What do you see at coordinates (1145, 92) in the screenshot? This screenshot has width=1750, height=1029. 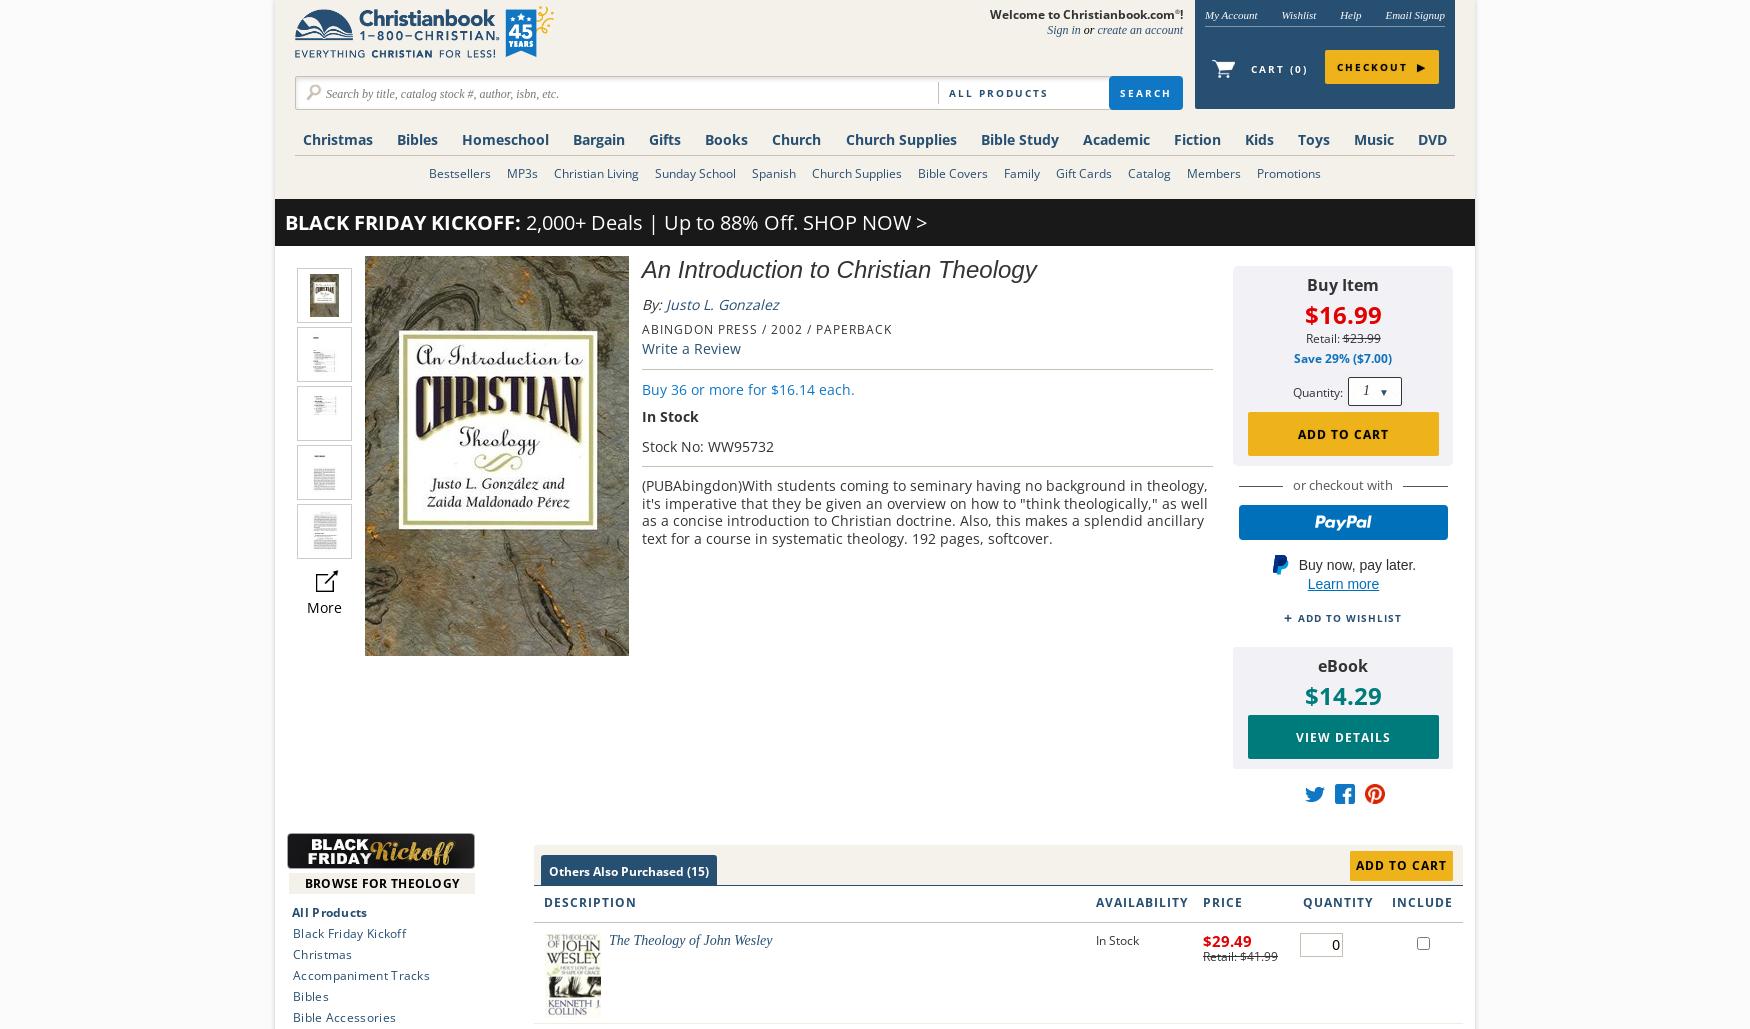 I see `'Search'` at bounding box center [1145, 92].